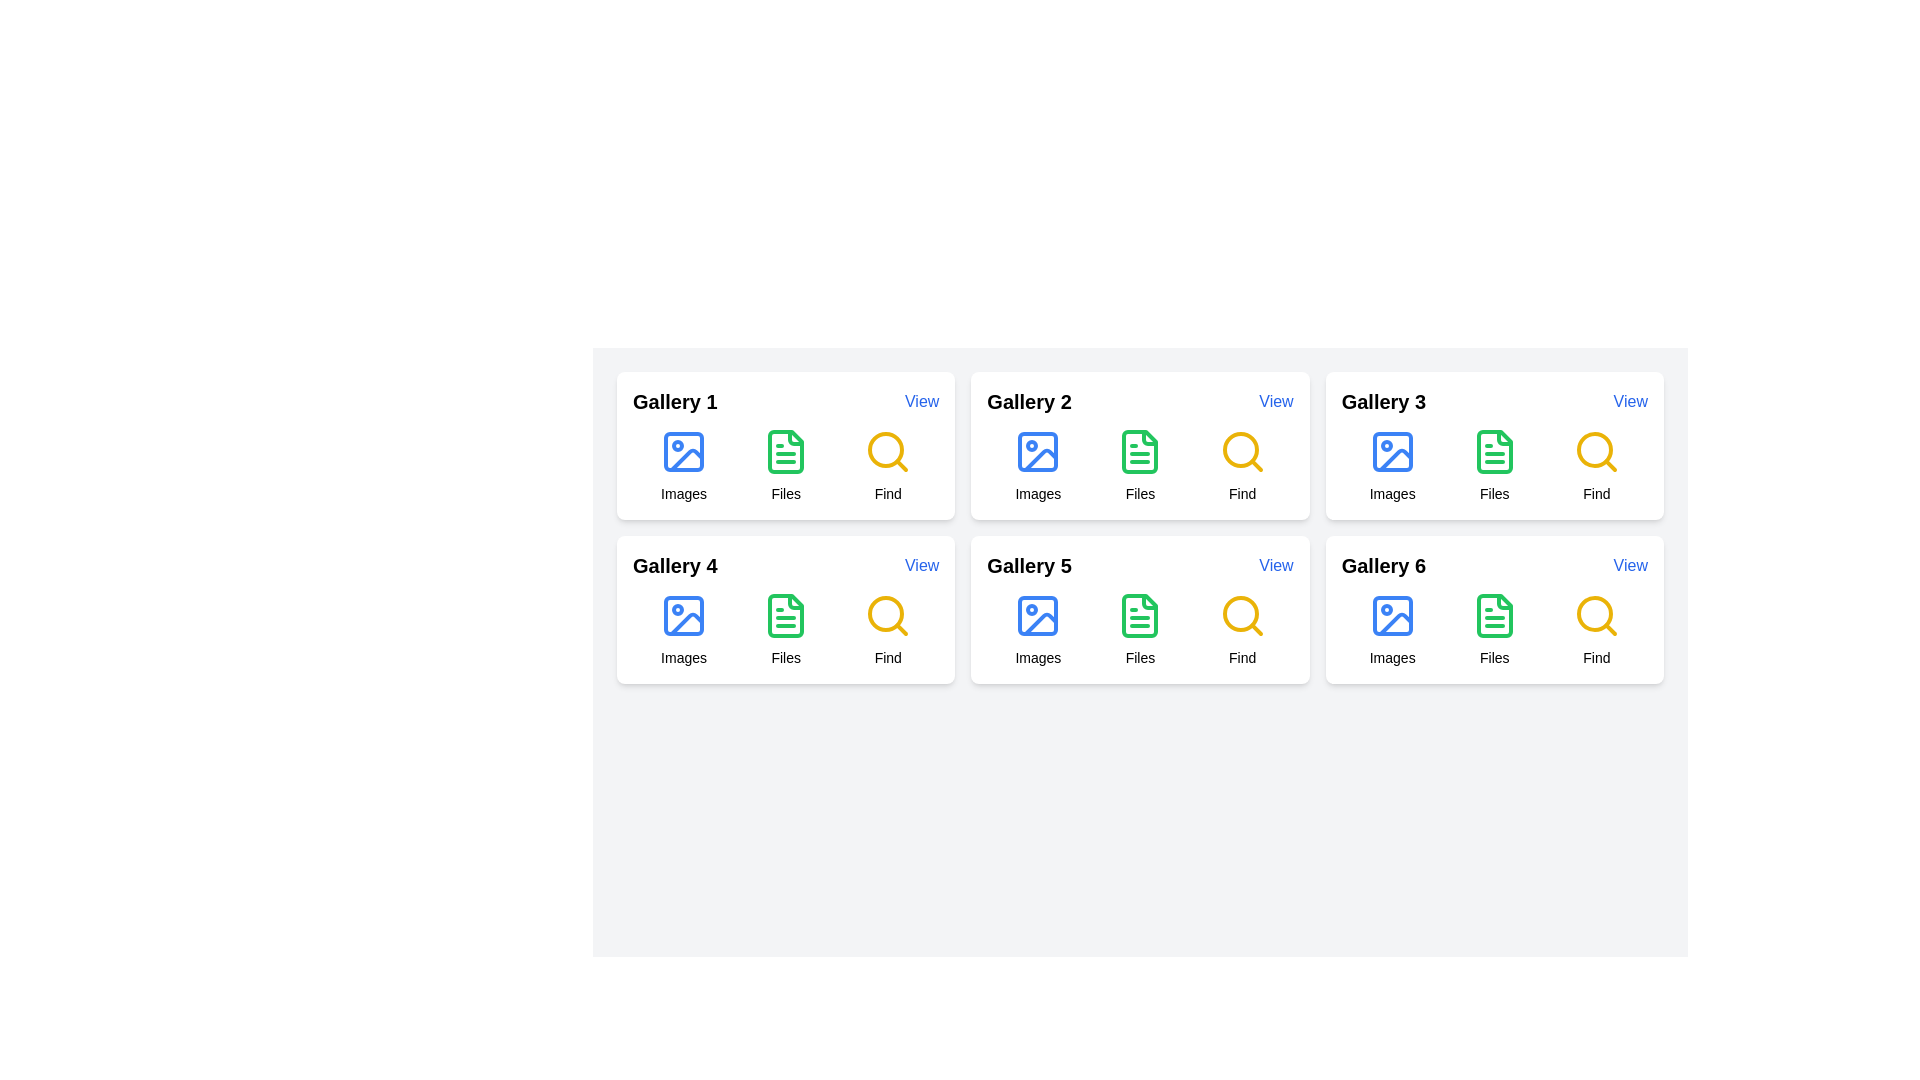 Image resolution: width=1920 pixels, height=1080 pixels. What do you see at coordinates (1391, 451) in the screenshot?
I see `the 'Images' category icon in the 'Gallery 3' section` at bounding box center [1391, 451].